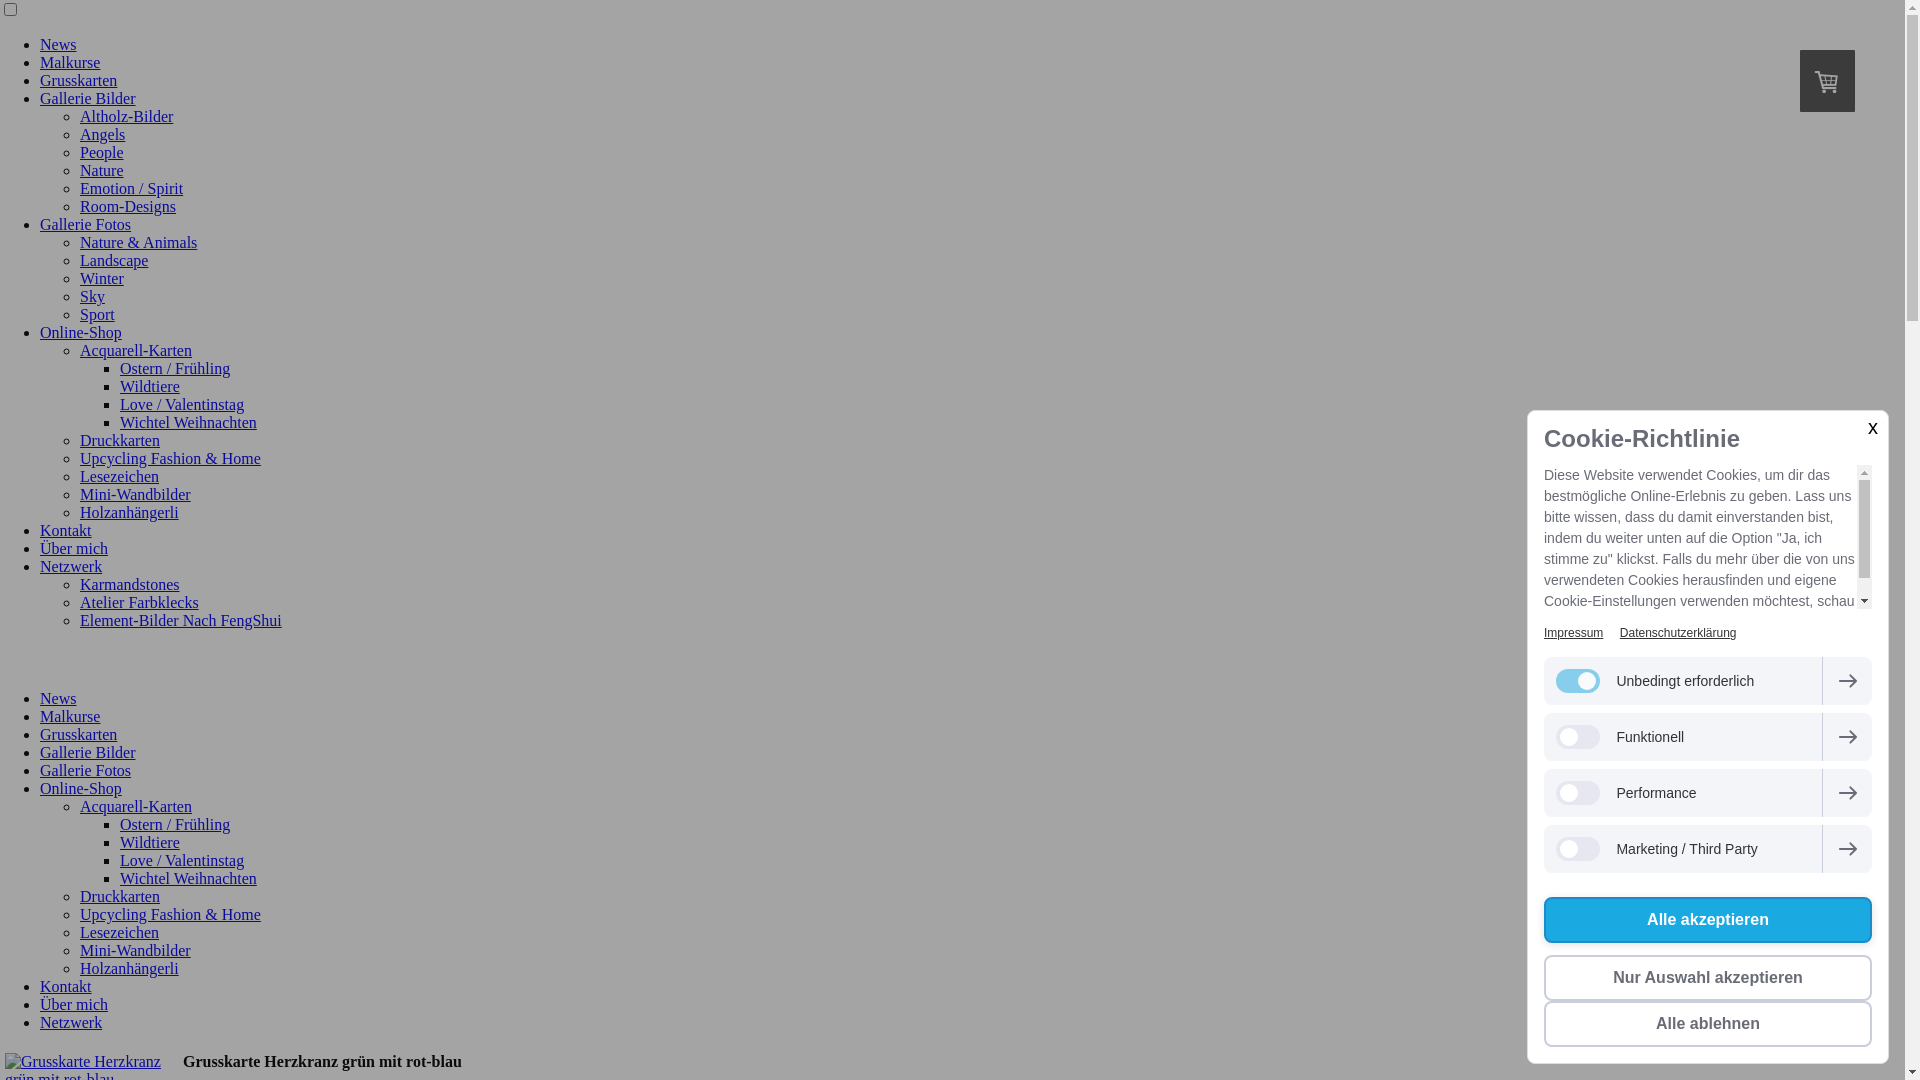 The image size is (1920, 1080). What do you see at coordinates (100, 169) in the screenshot?
I see `'Nature'` at bounding box center [100, 169].